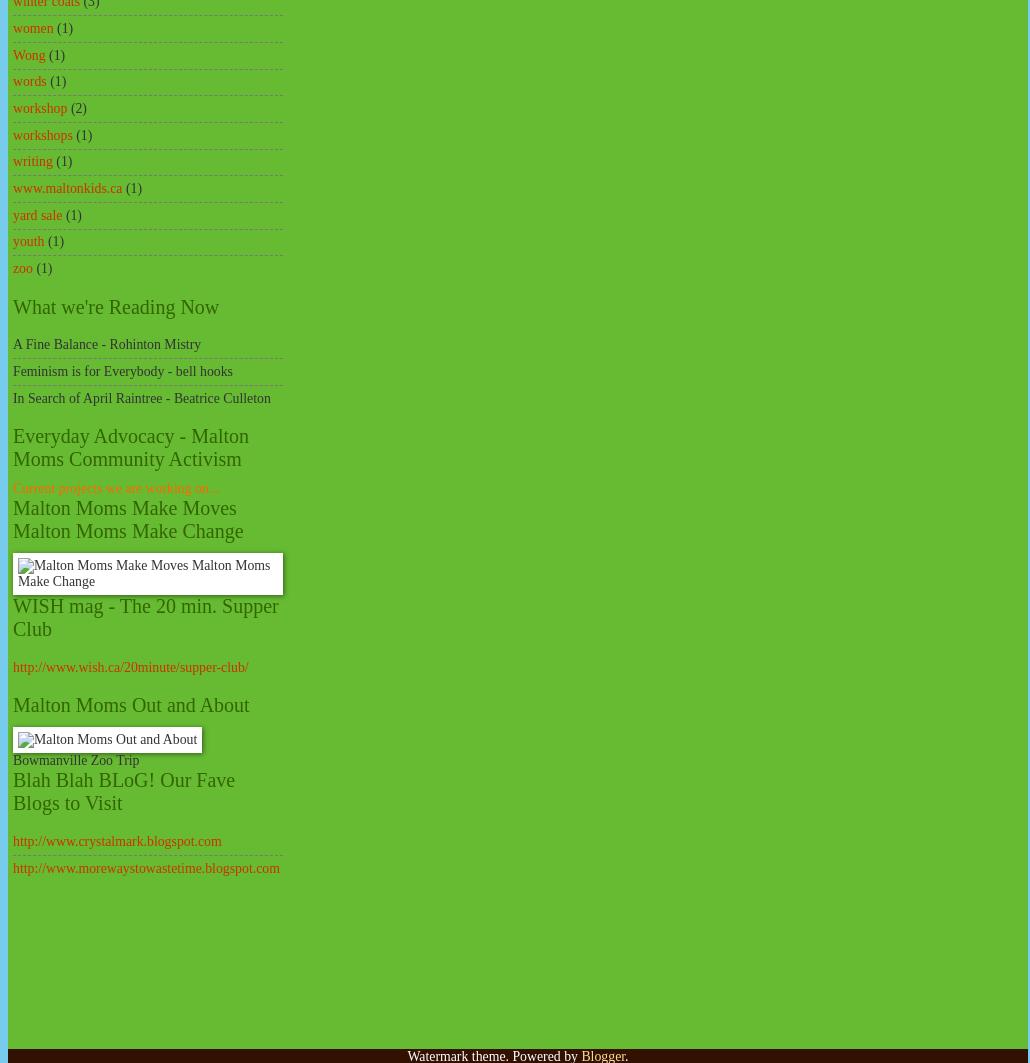 Image resolution: width=1030 pixels, height=1063 pixels. What do you see at coordinates (114, 488) in the screenshot?
I see `'Current projects we are working on...'` at bounding box center [114, 488].